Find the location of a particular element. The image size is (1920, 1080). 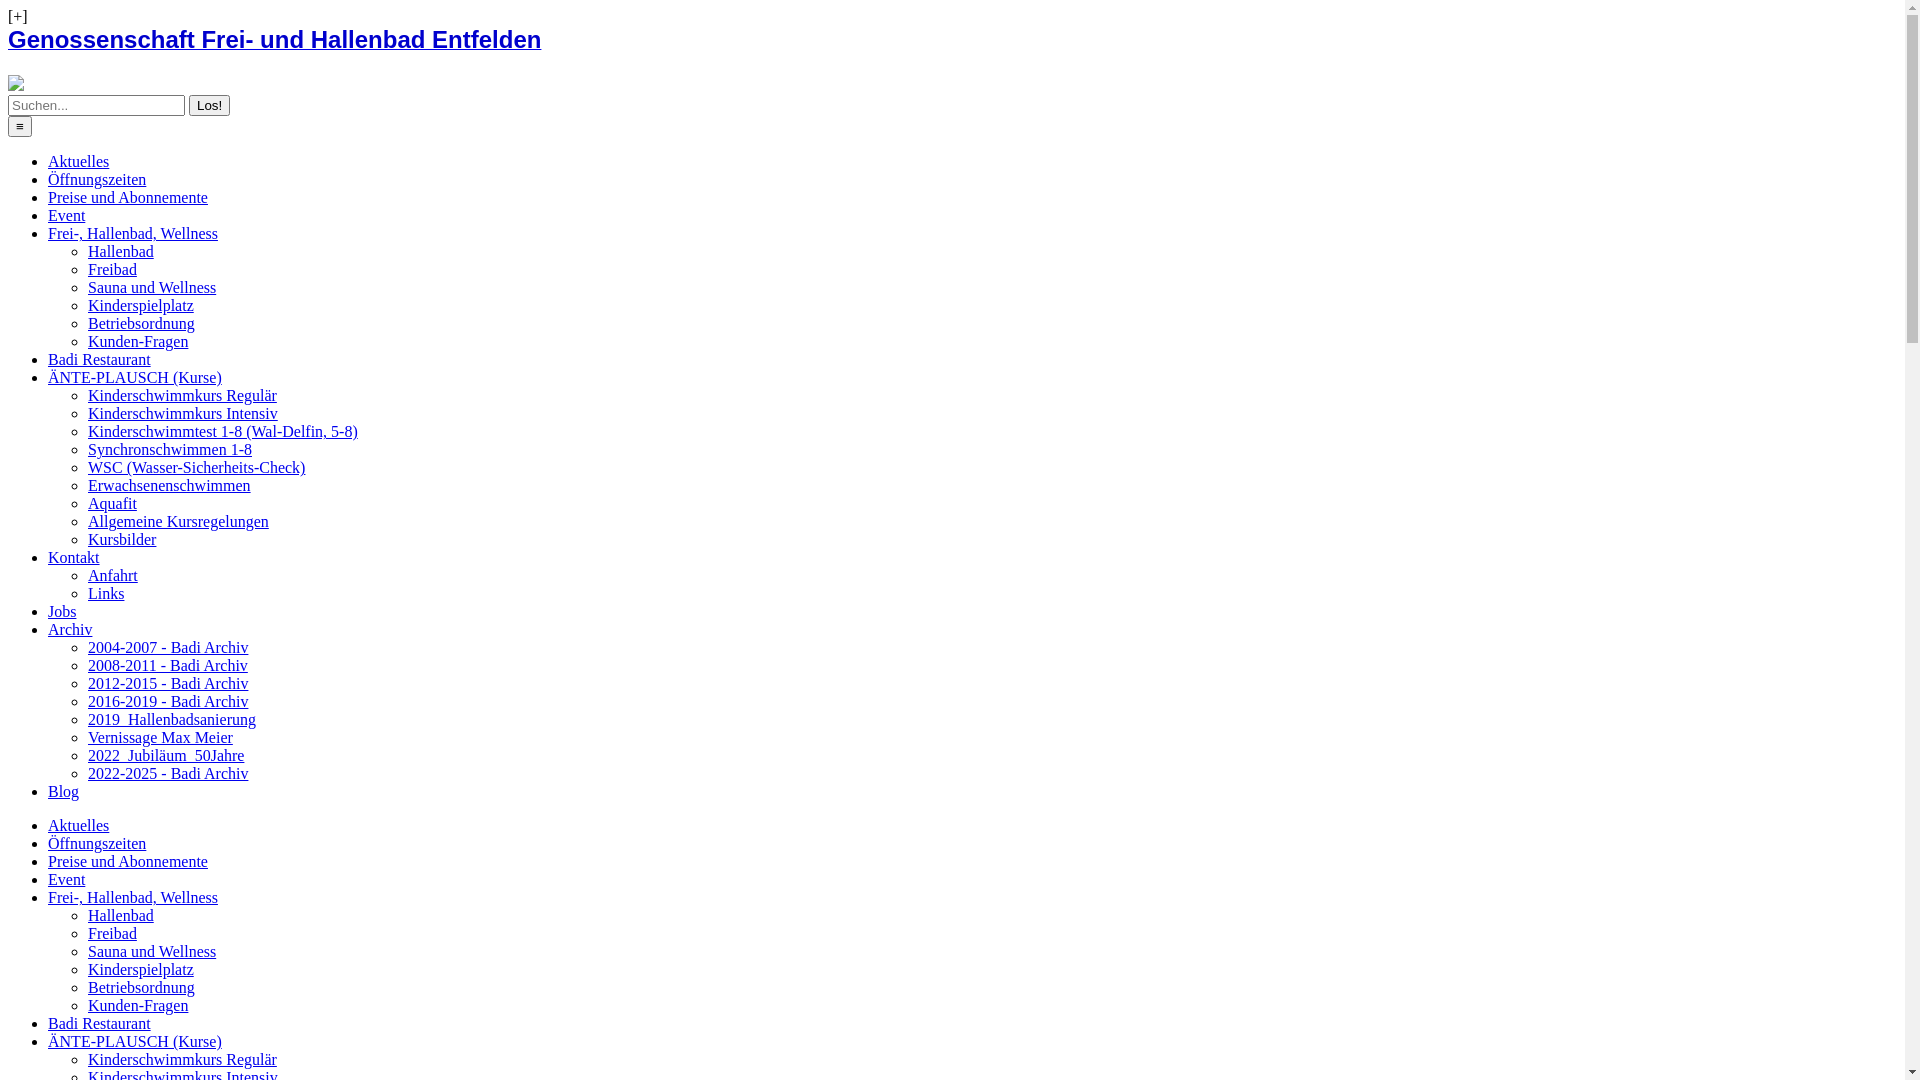

'2022-2025 - Badi Archiv' is located at coordinates (168, 772).